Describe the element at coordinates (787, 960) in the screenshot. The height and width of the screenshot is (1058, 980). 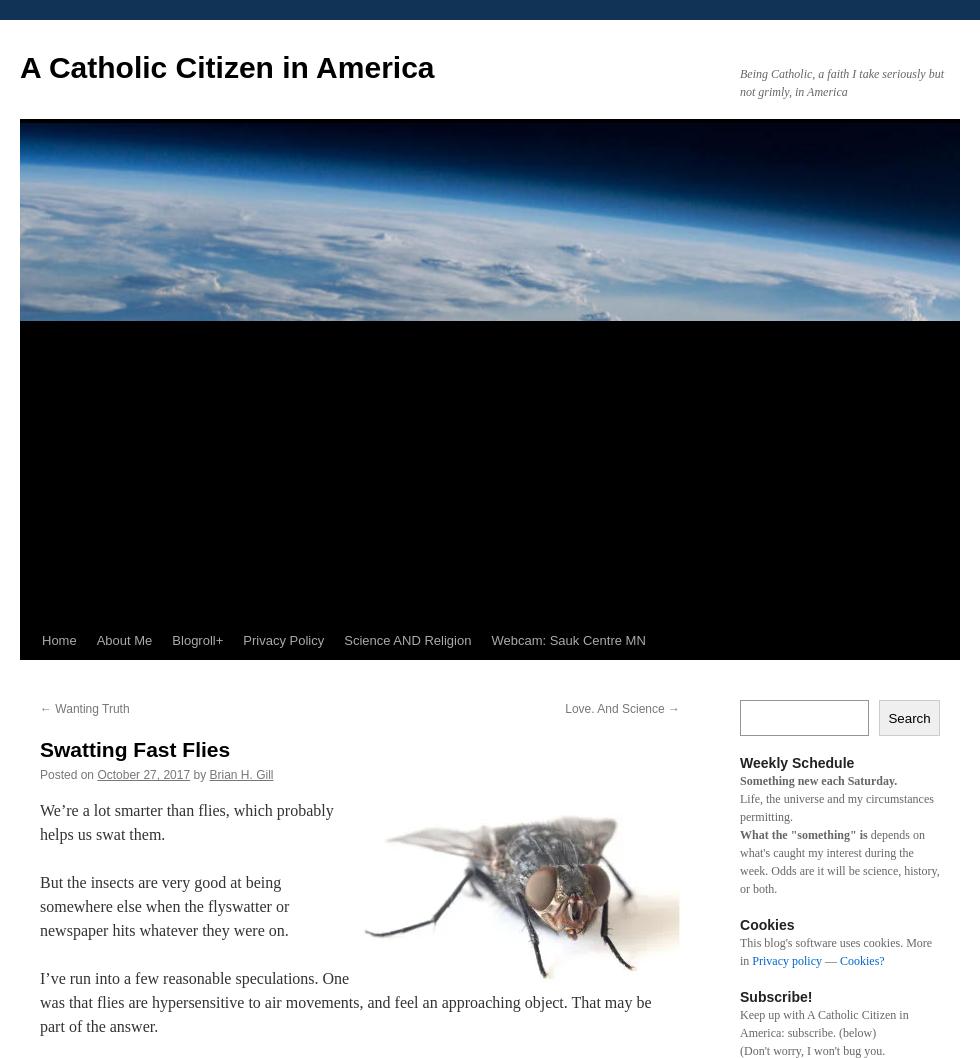
I see `'Privacy policy'` at that location.